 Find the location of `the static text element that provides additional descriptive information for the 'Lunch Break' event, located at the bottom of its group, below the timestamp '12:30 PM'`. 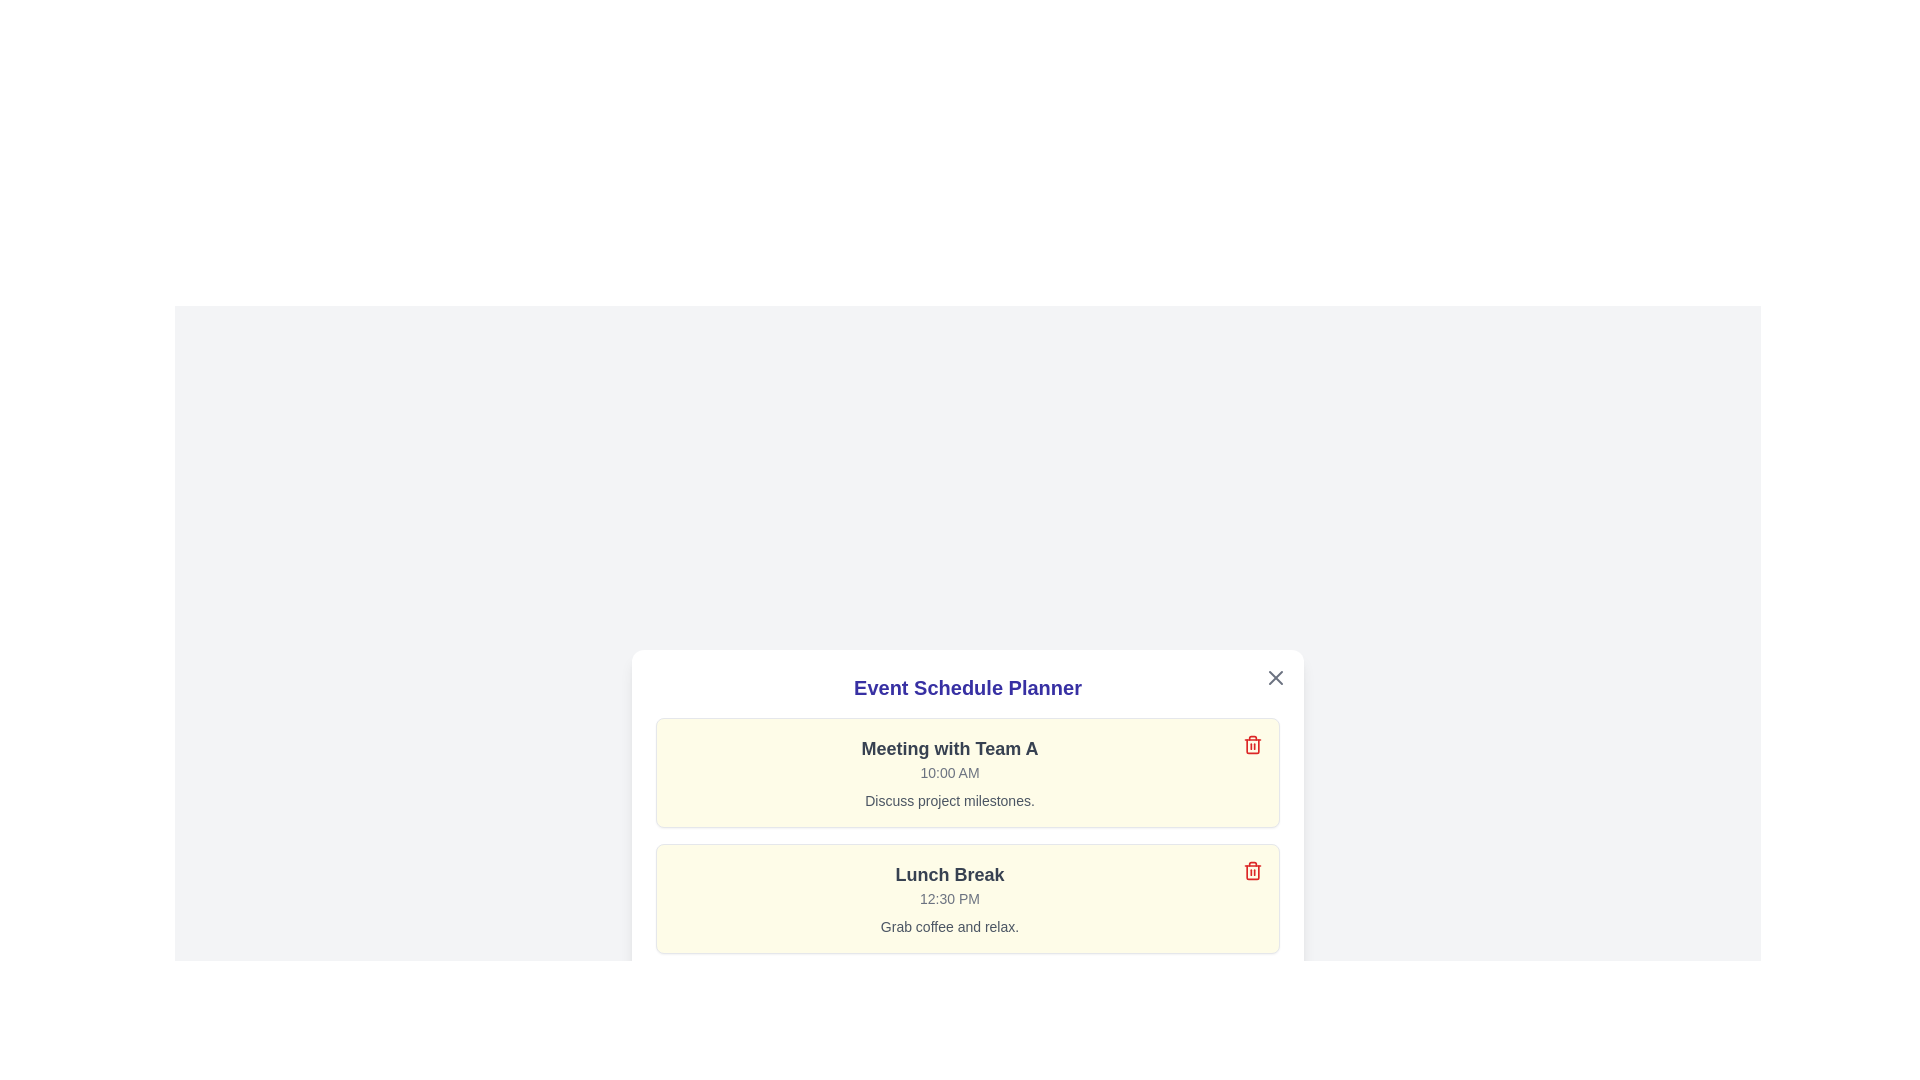

the static text element that provides additional descriptive information for the 'Lunch Break' event, located at the bottom of its group, below the timestamp '12:30 PM' is located at coordinates (949, 926).